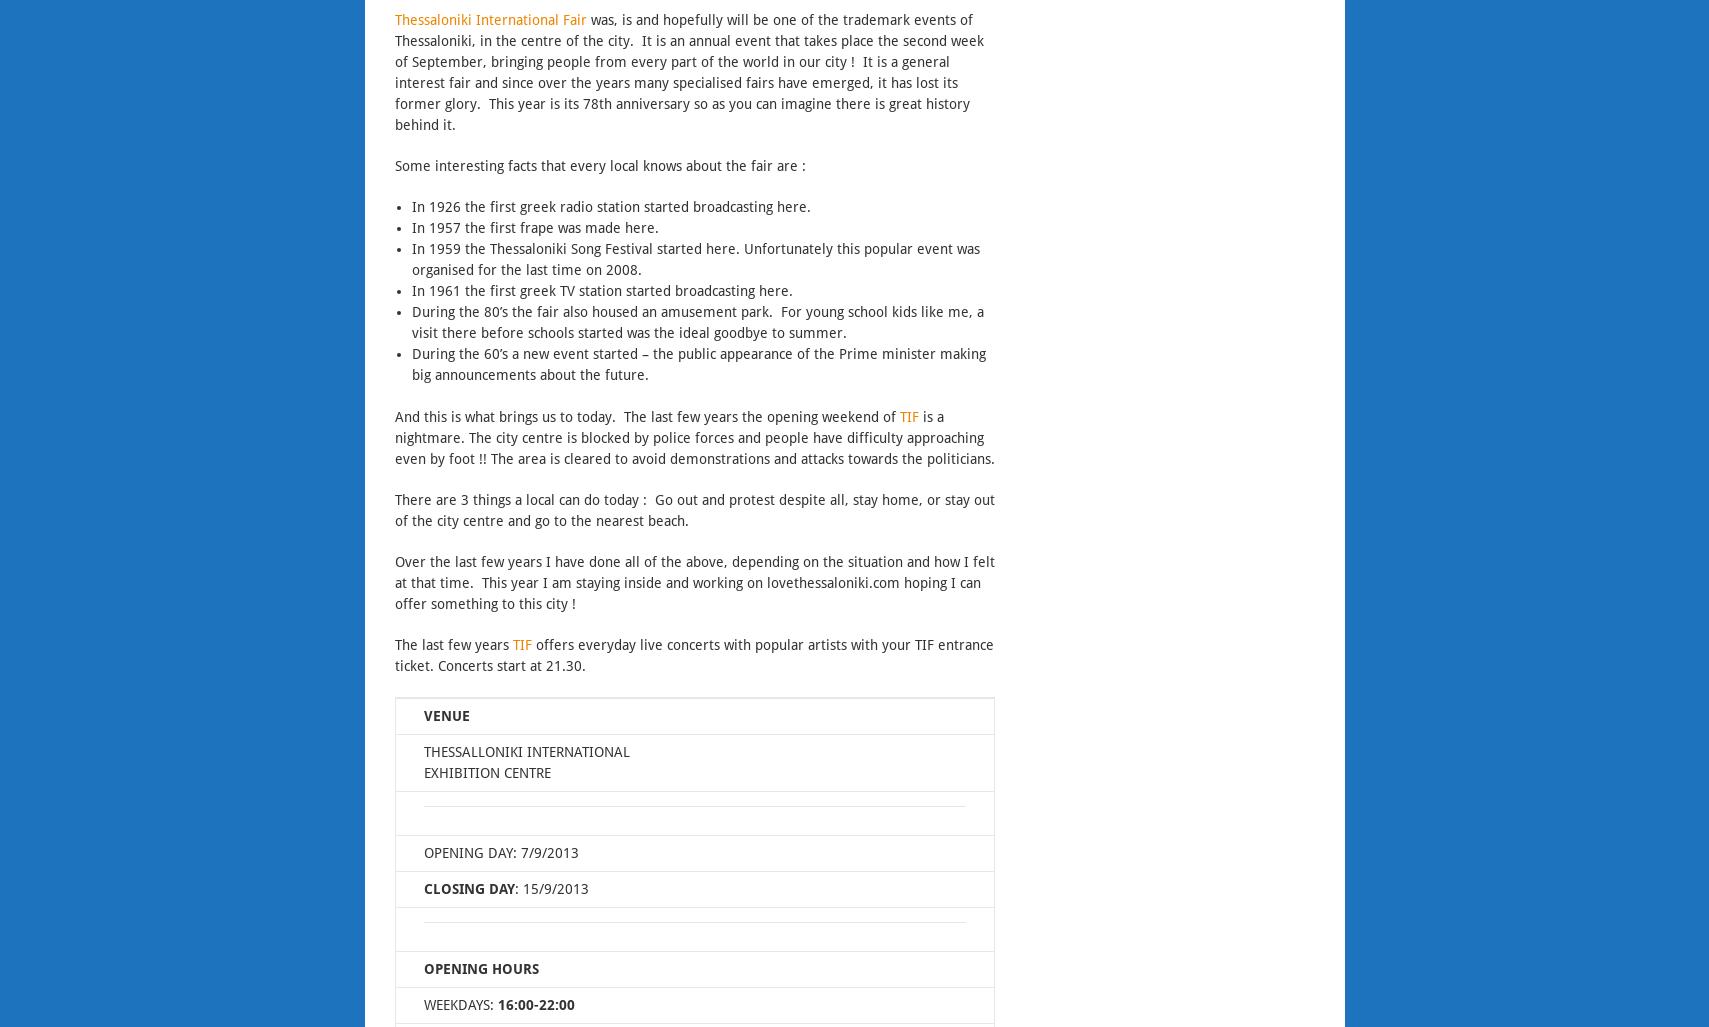 The height and width of the screenshot is (1027, 1709). I want to click on 'During the 60’s a new event started – the public appearance of the Prime minister making big announcements about the future.', so click(696, 365).